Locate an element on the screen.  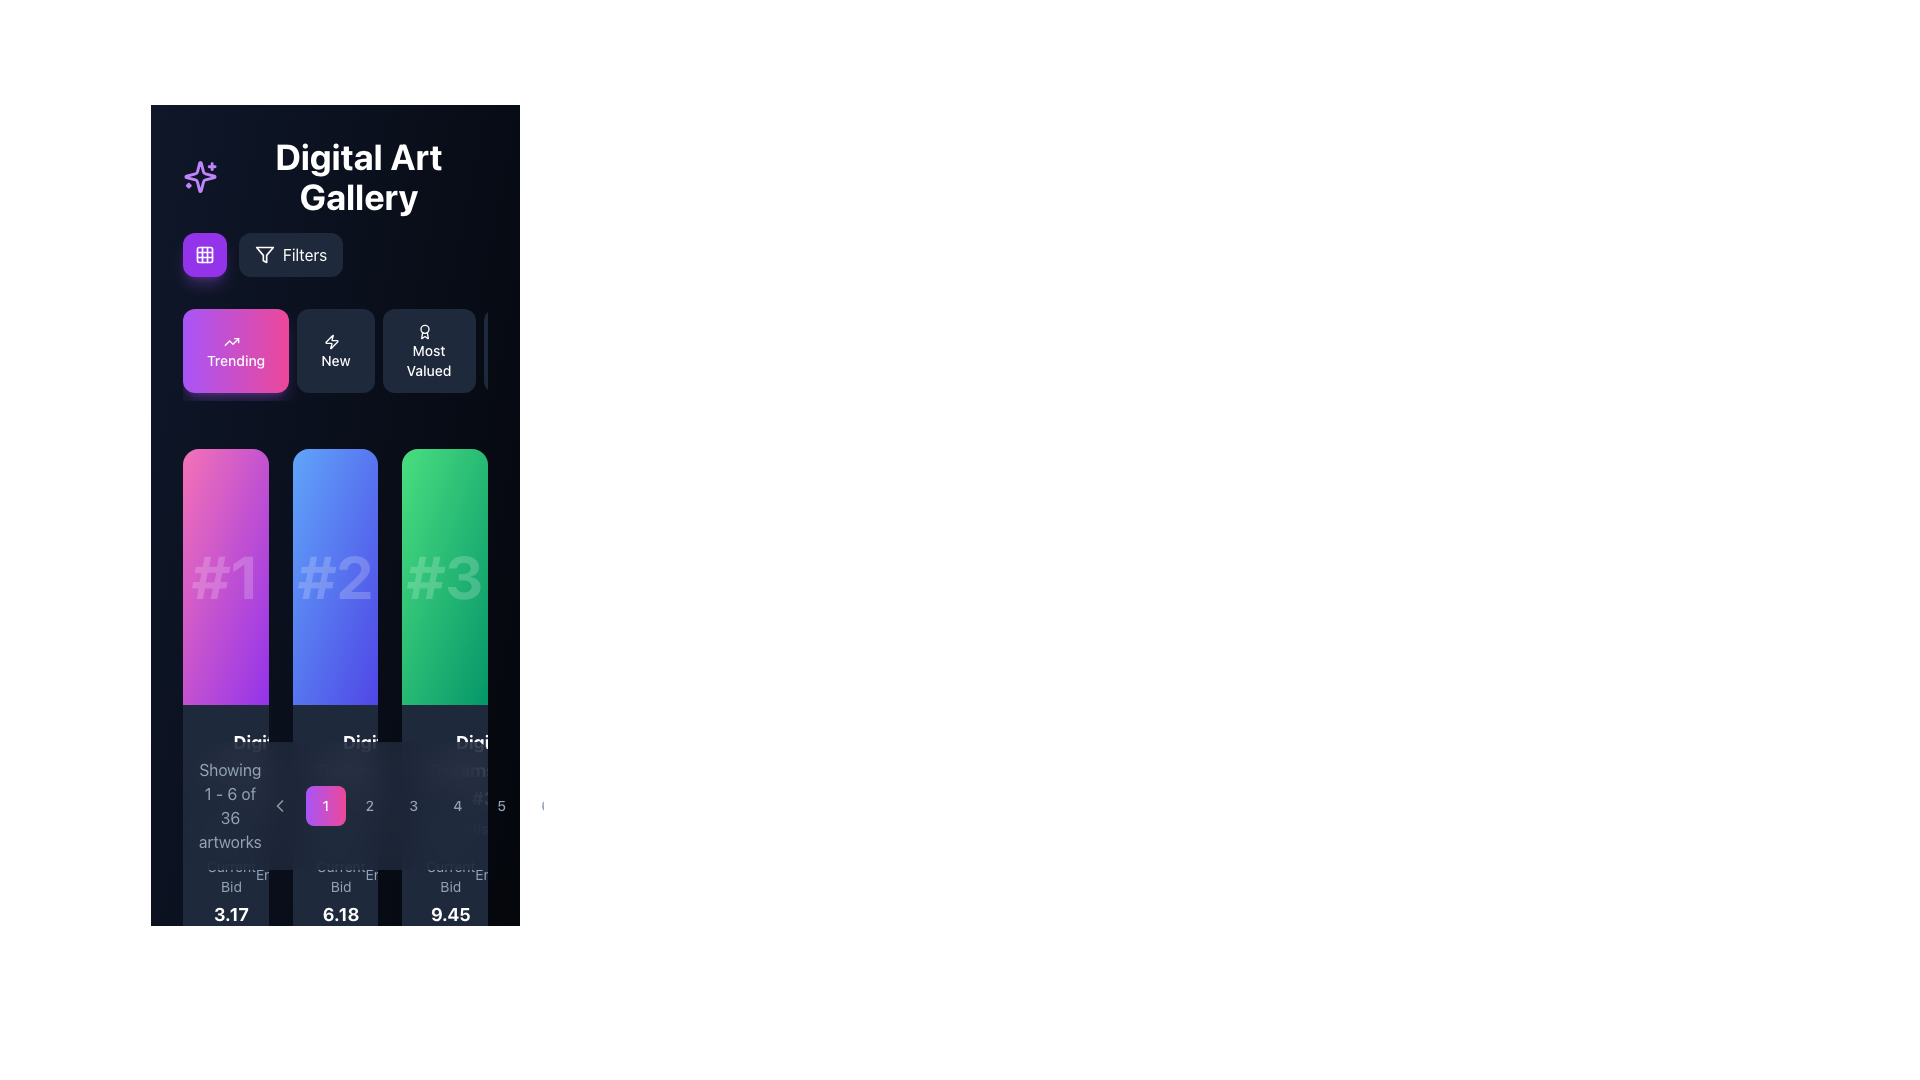
the text display element that shows the current highest bid for the auction item, positioned under the 'Current Bid' label and above the '6.18 ETH' value is located at coordinates (341, 906).